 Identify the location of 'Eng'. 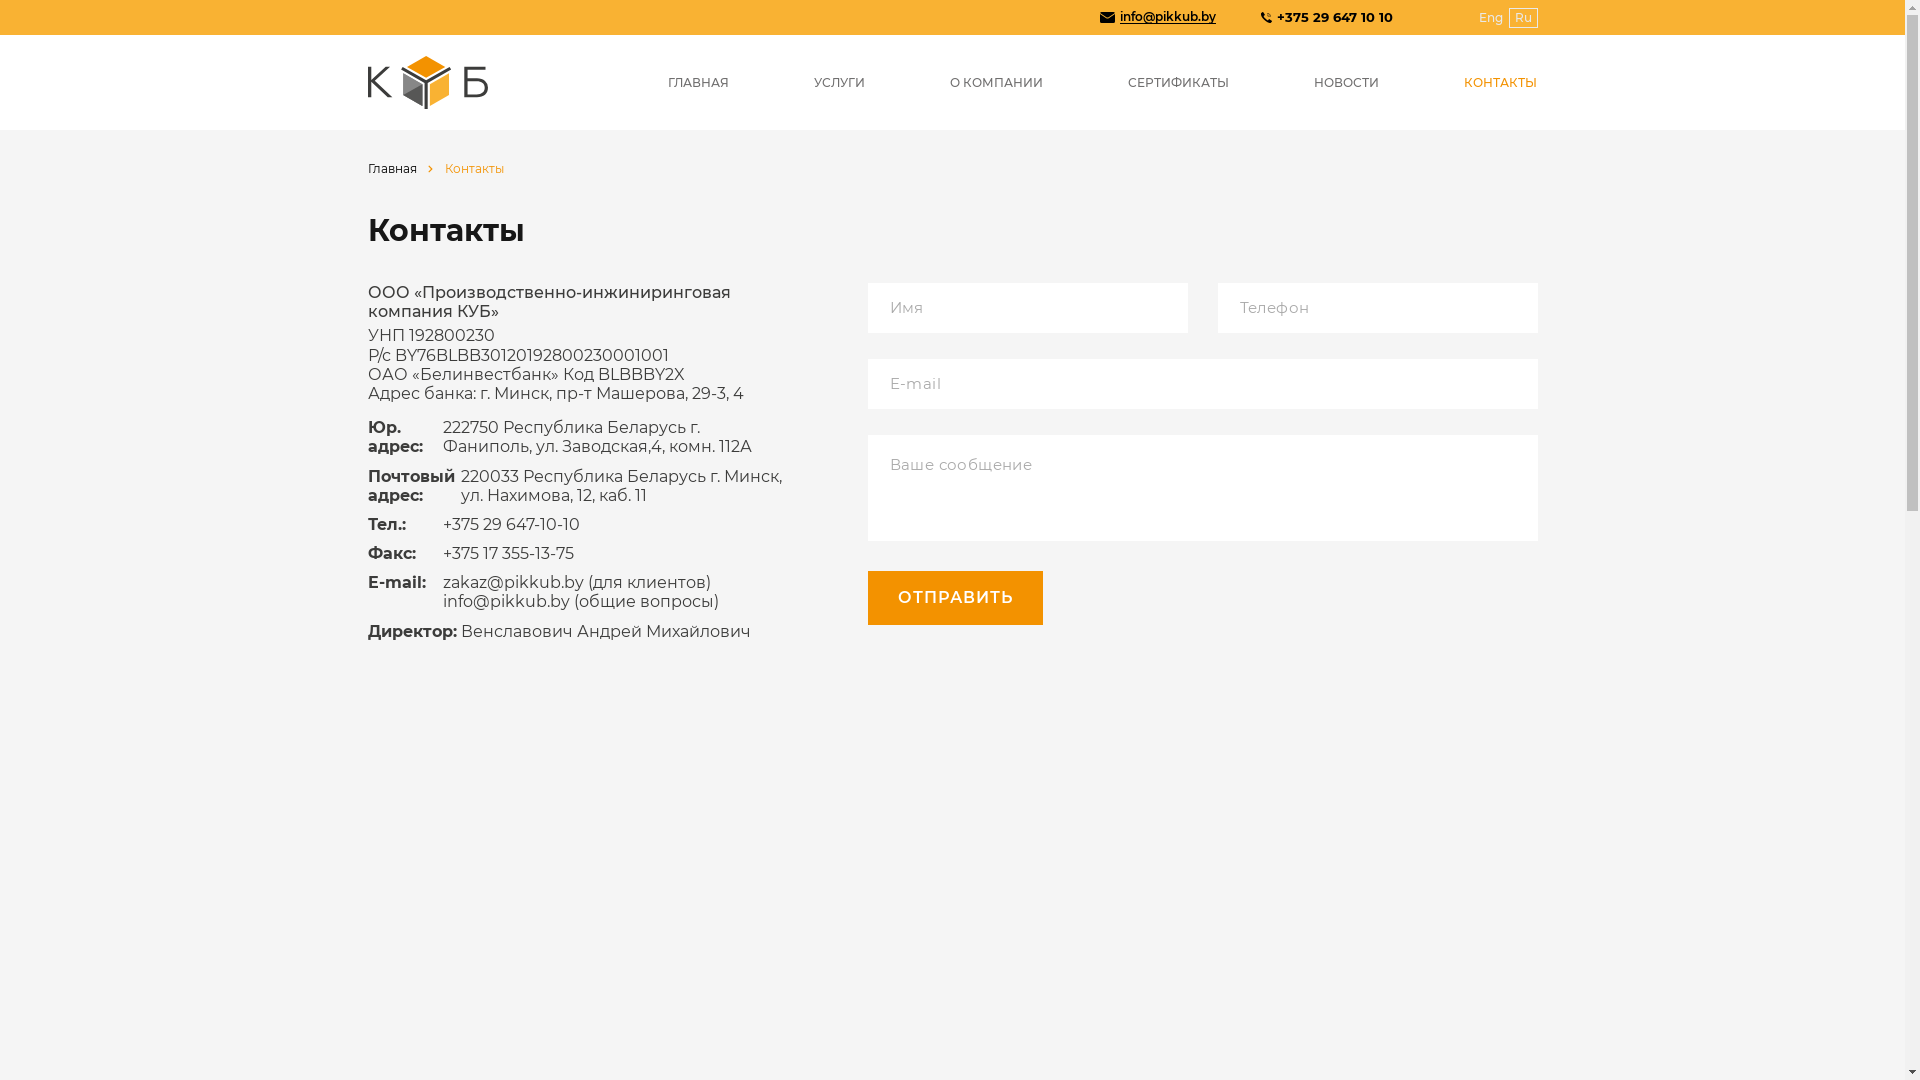
(1491, 18).